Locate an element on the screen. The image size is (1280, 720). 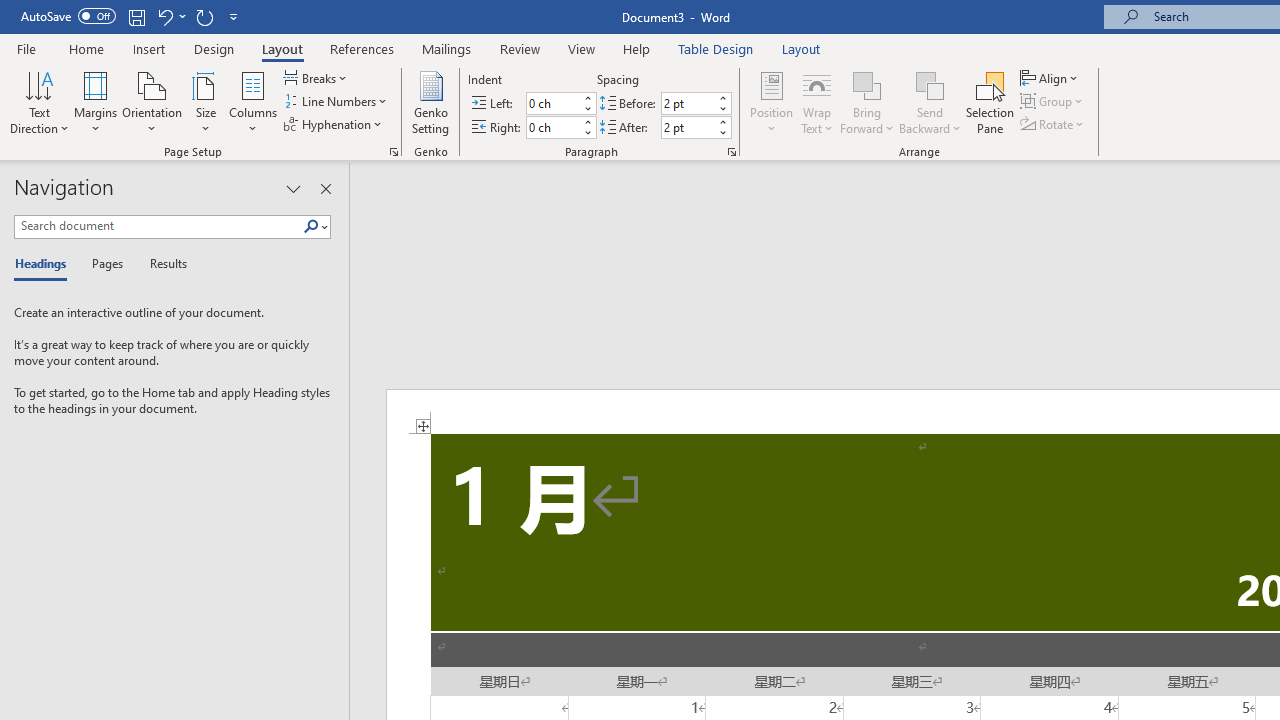
'Hyphenation' is located at coordinates (334, 124).